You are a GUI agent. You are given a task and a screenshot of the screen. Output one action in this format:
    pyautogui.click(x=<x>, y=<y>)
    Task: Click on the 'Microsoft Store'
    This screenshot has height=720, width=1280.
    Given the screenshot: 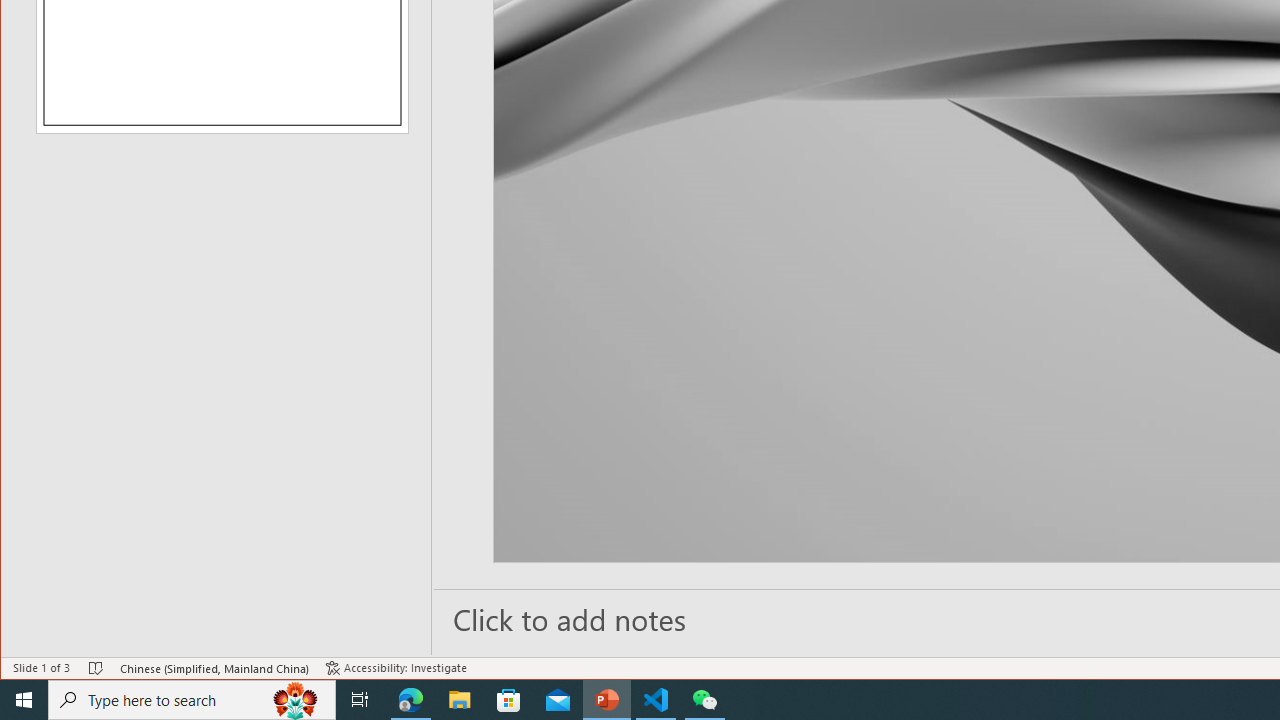 What is the action you would take?
    pyautogui.click(x=509, y=698)
    